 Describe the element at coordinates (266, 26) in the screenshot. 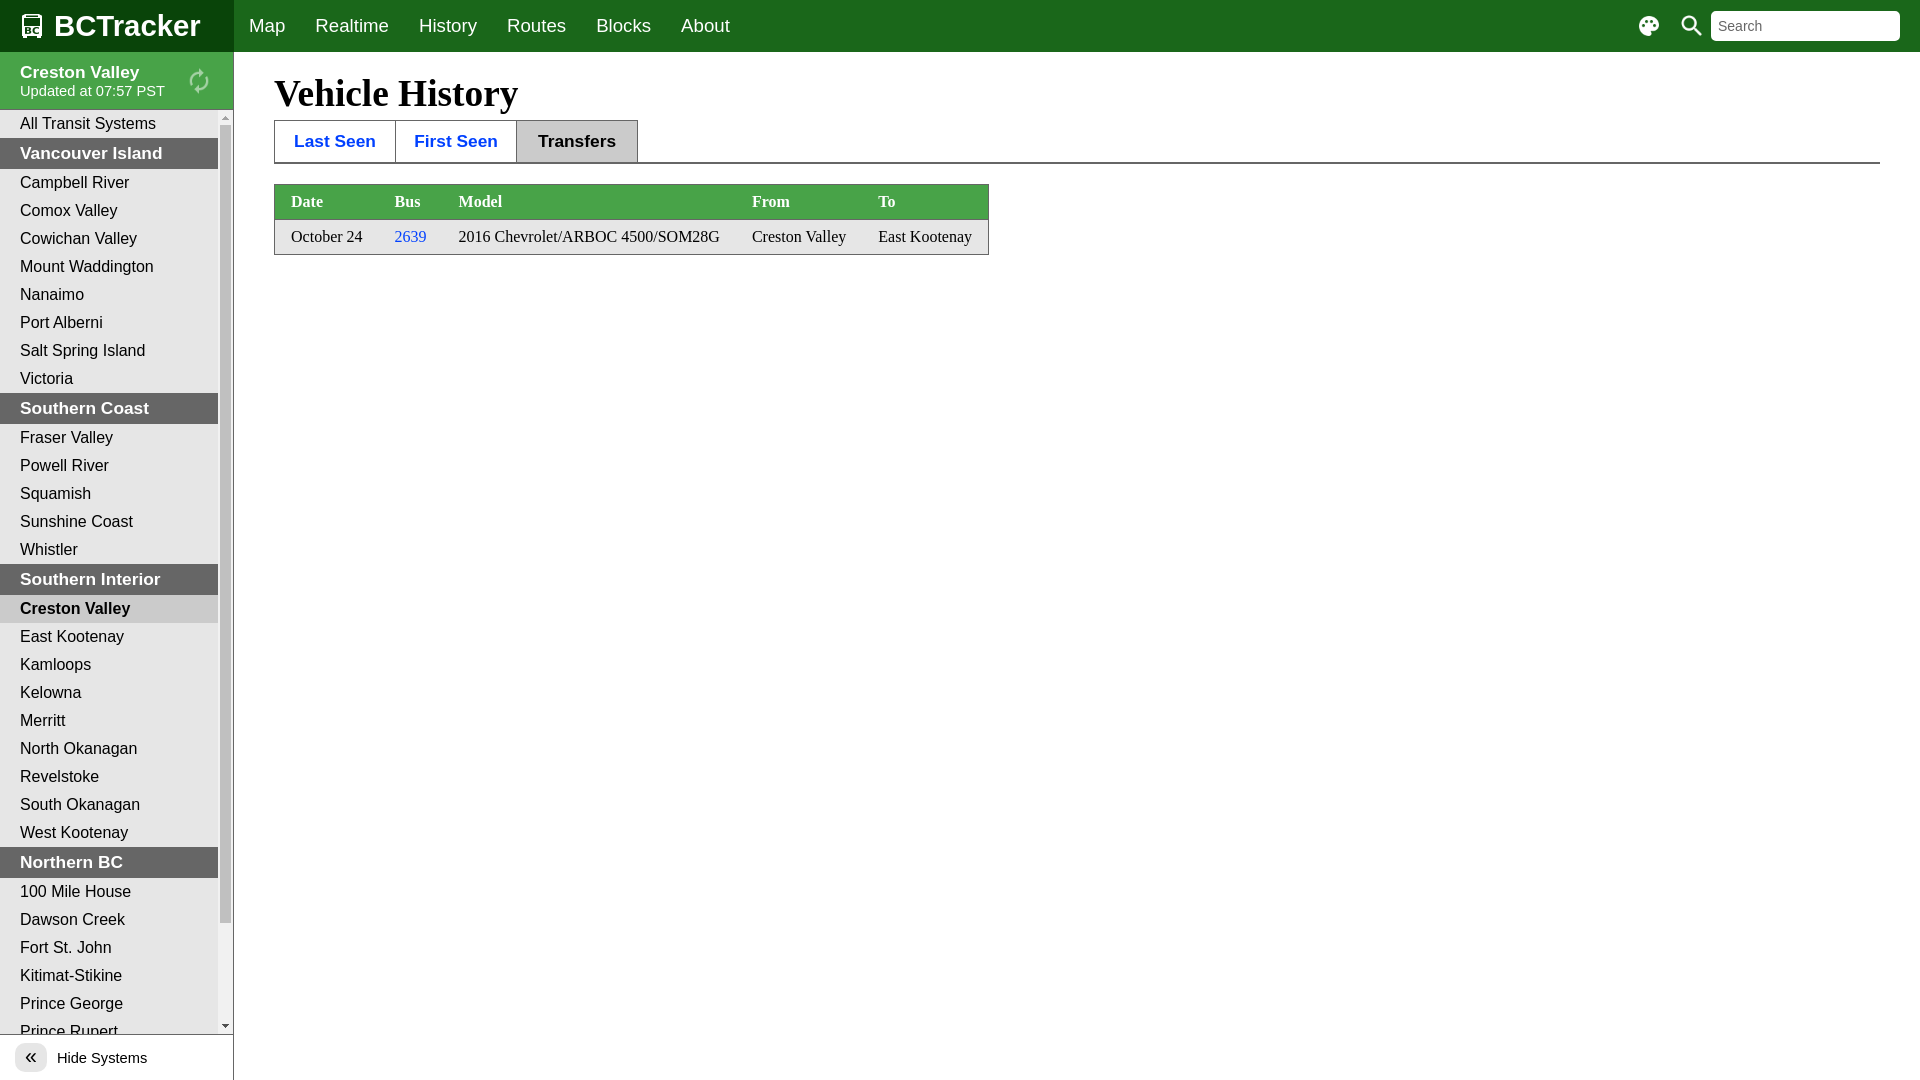

I see `'Map'` at that location.